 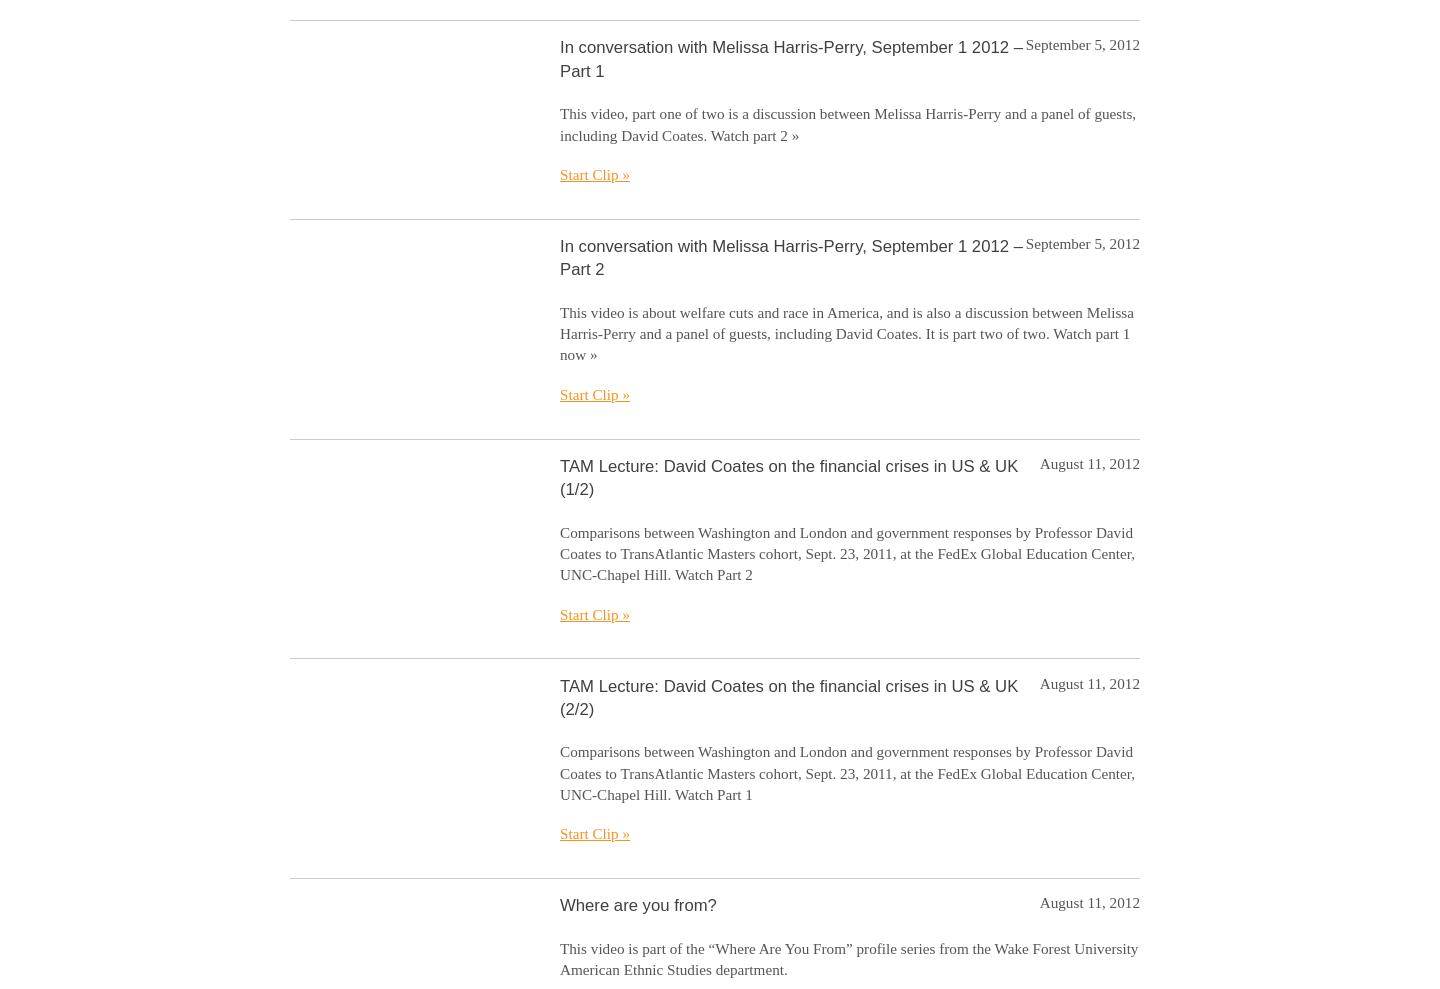 What do you see at coordinates (846, 552) in the screenshot?
I see `'Comparisons between Washington and London and government responses by Professor David Coates to TransAtlantic Masters cohort, Sept. 23, 2011, at the FedEx Global Education Center, UNC-Chapel Hill. Watch Part 2'` at bounding box center [846, 552].